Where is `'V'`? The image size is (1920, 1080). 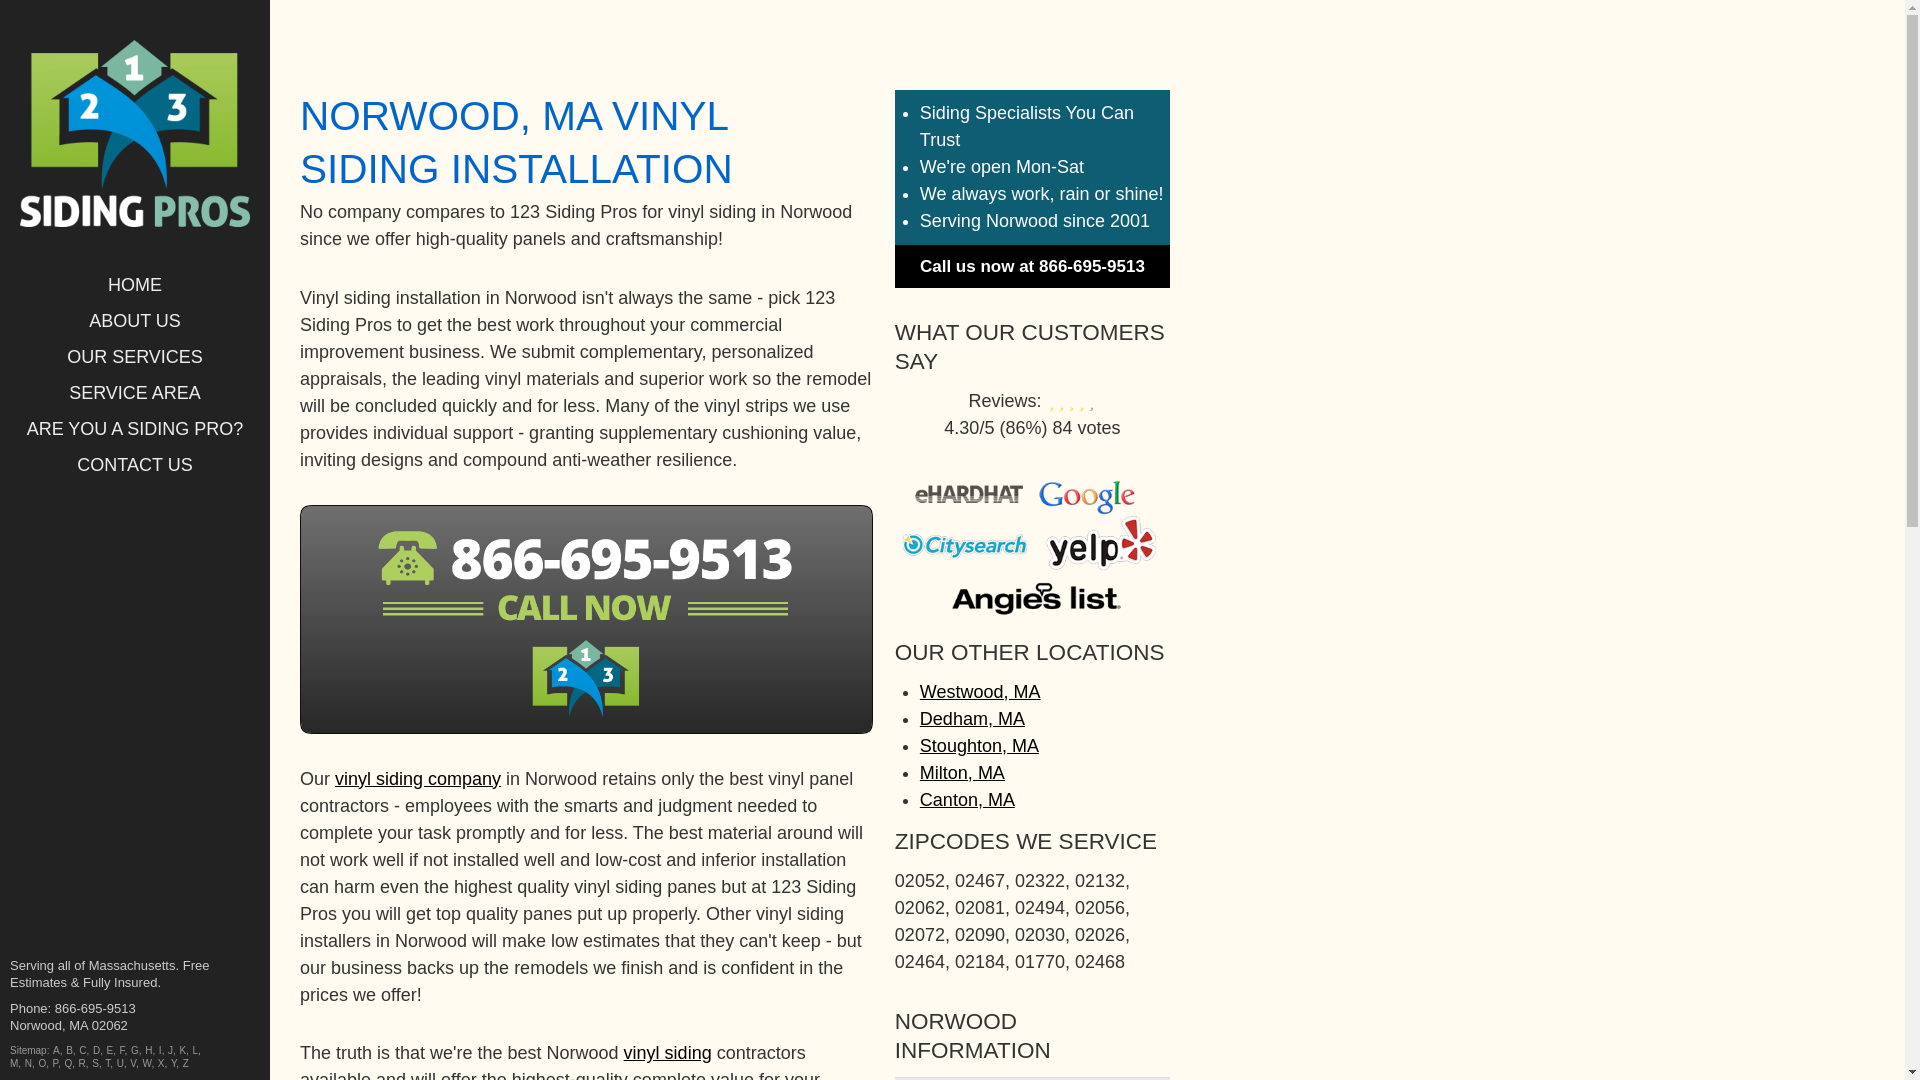 'V' is located at coordinates (132, 1062).